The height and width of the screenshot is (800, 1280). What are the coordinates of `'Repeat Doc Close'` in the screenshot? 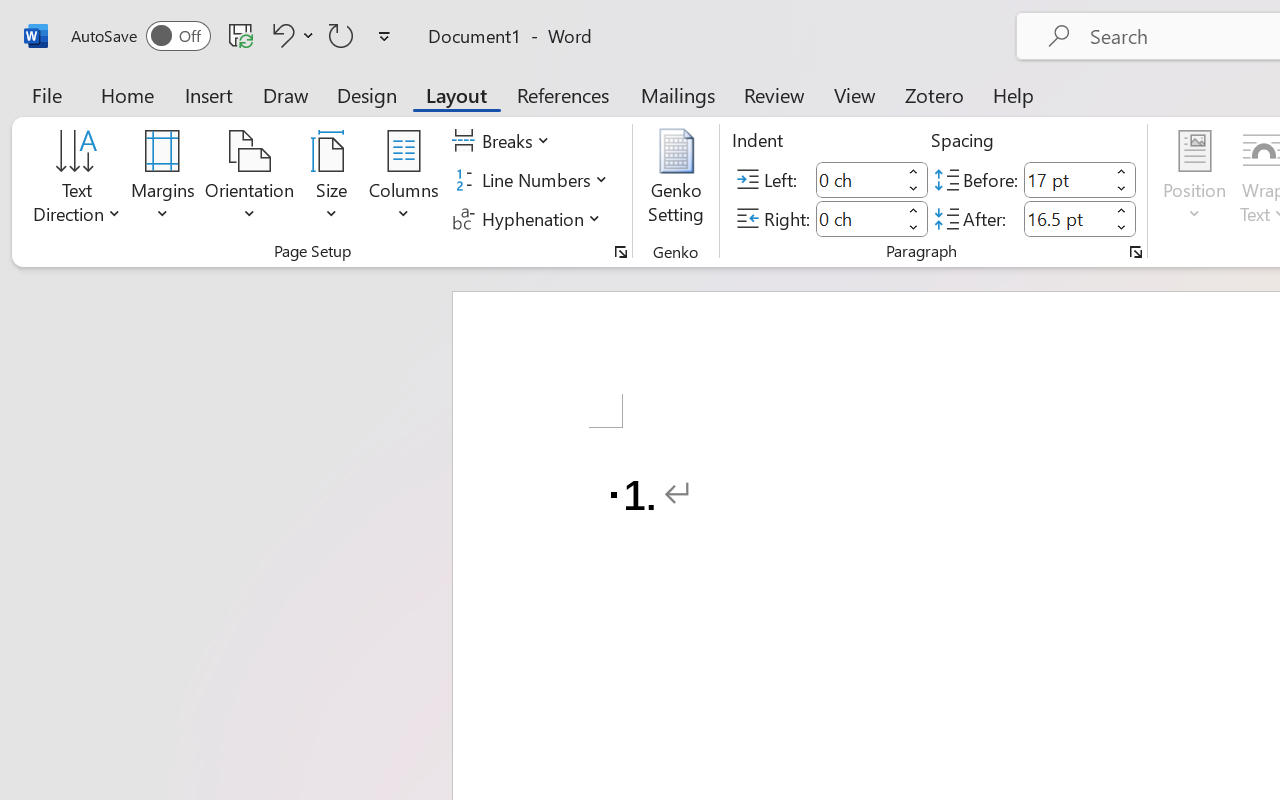 It's located at (341, 34).